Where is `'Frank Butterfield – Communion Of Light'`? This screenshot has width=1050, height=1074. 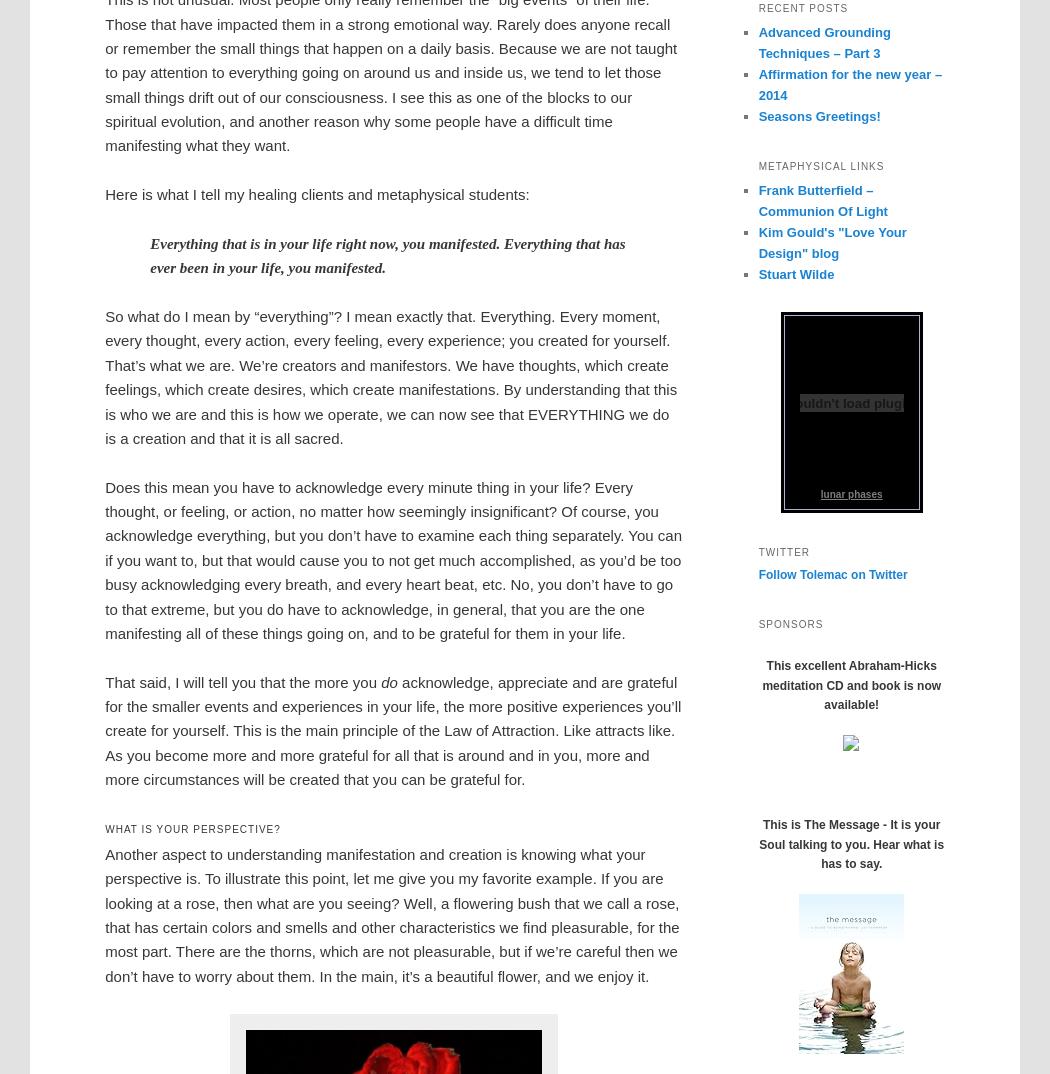 'Frank Butterfield – Communion Of Light' is located at coordinates (821, 199).